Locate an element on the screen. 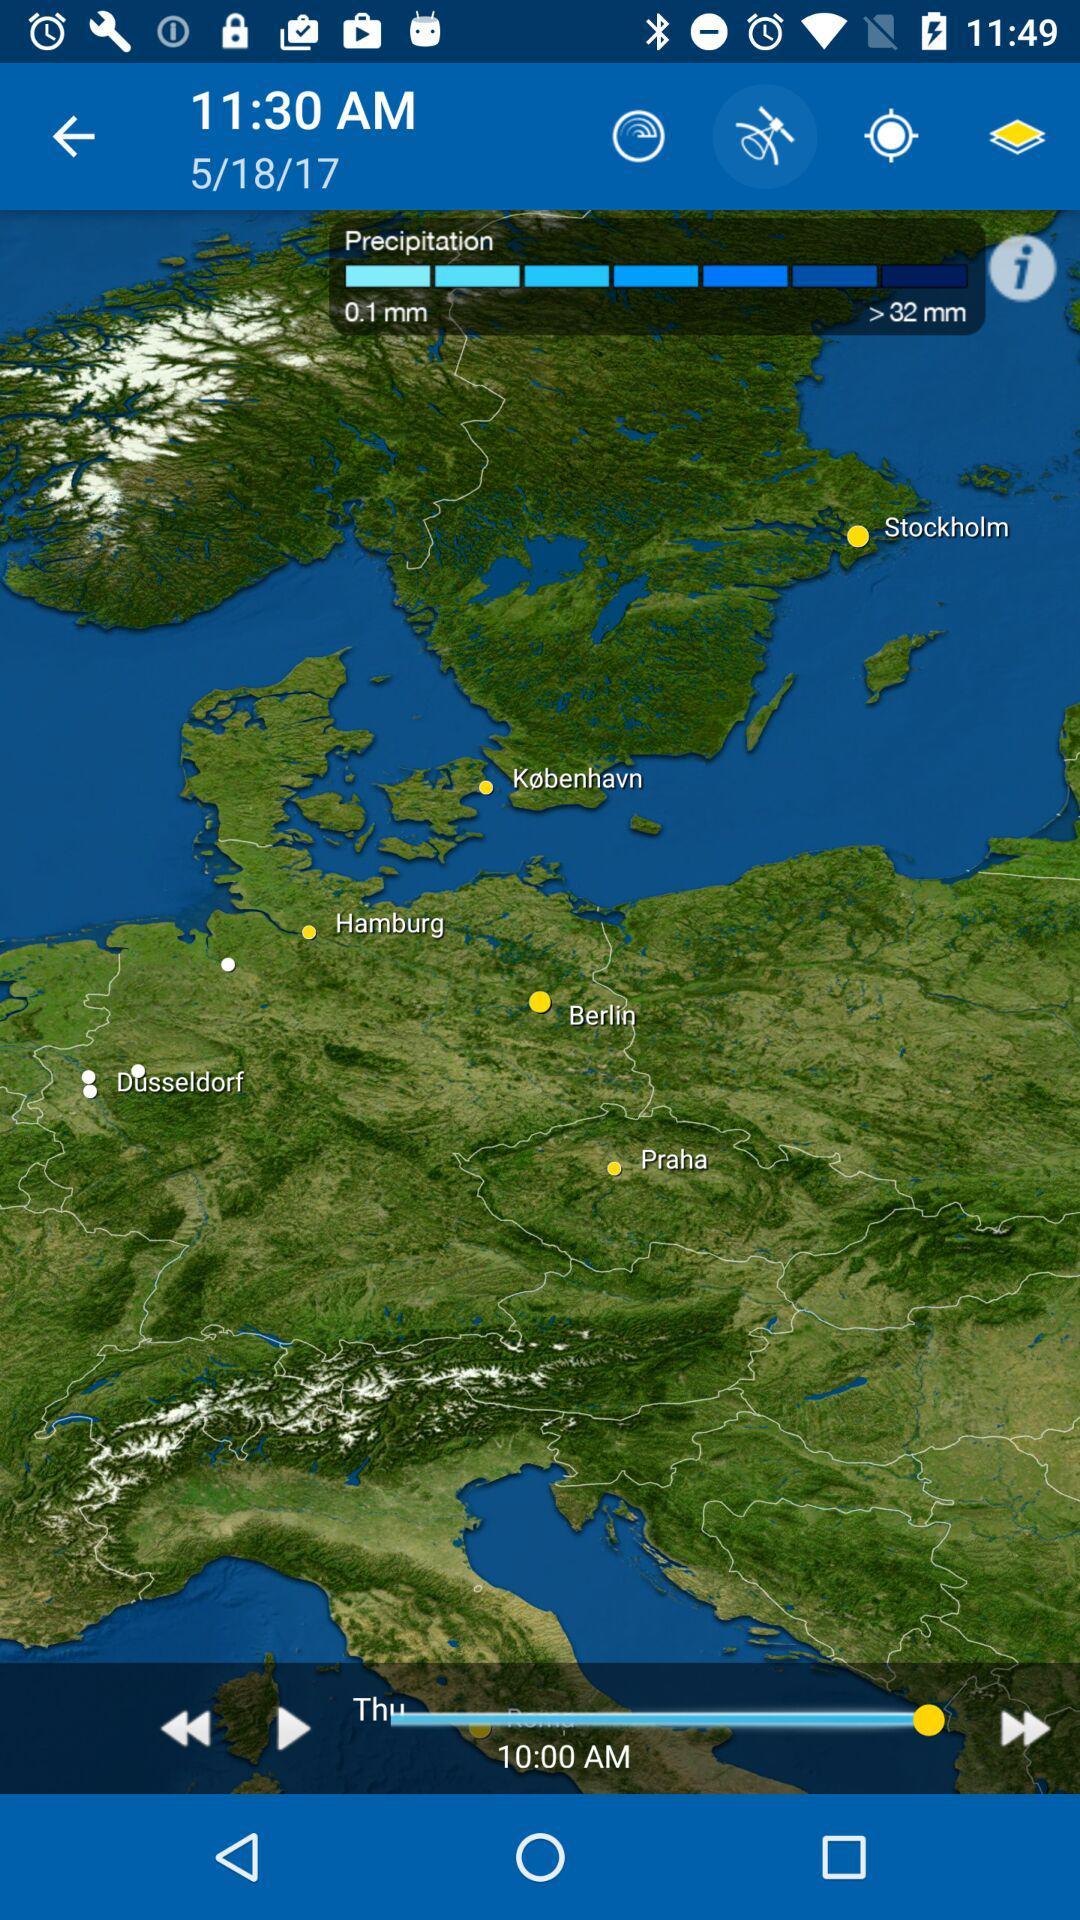 This screenshot has height=1920, width=1080. button is located at coordinates (294, 1727).